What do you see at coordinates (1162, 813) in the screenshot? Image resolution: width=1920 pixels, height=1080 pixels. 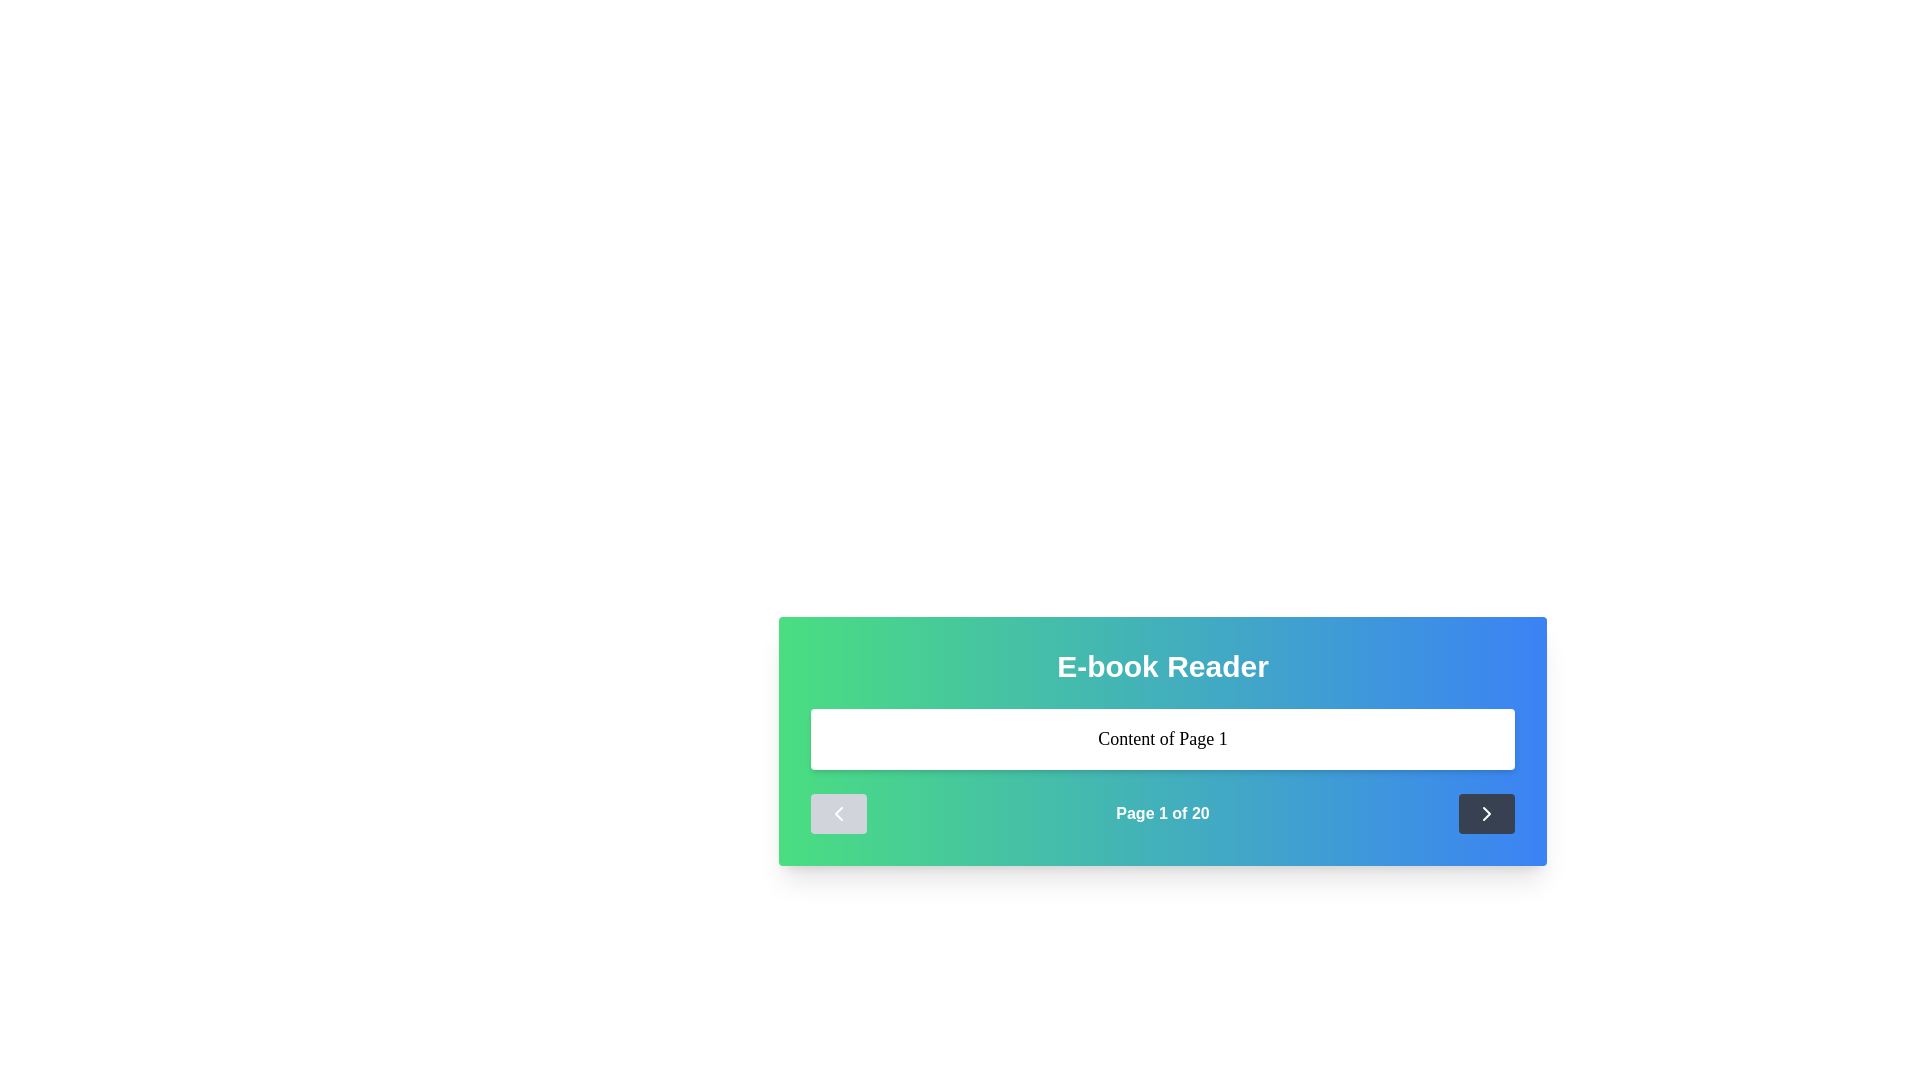 I see `displayed information from the text area showing 'Page 1 of 20', which is styled in white font against a vibrant gradient background and is located at the bottom section of a card component` at bounding box center [1162, 813].